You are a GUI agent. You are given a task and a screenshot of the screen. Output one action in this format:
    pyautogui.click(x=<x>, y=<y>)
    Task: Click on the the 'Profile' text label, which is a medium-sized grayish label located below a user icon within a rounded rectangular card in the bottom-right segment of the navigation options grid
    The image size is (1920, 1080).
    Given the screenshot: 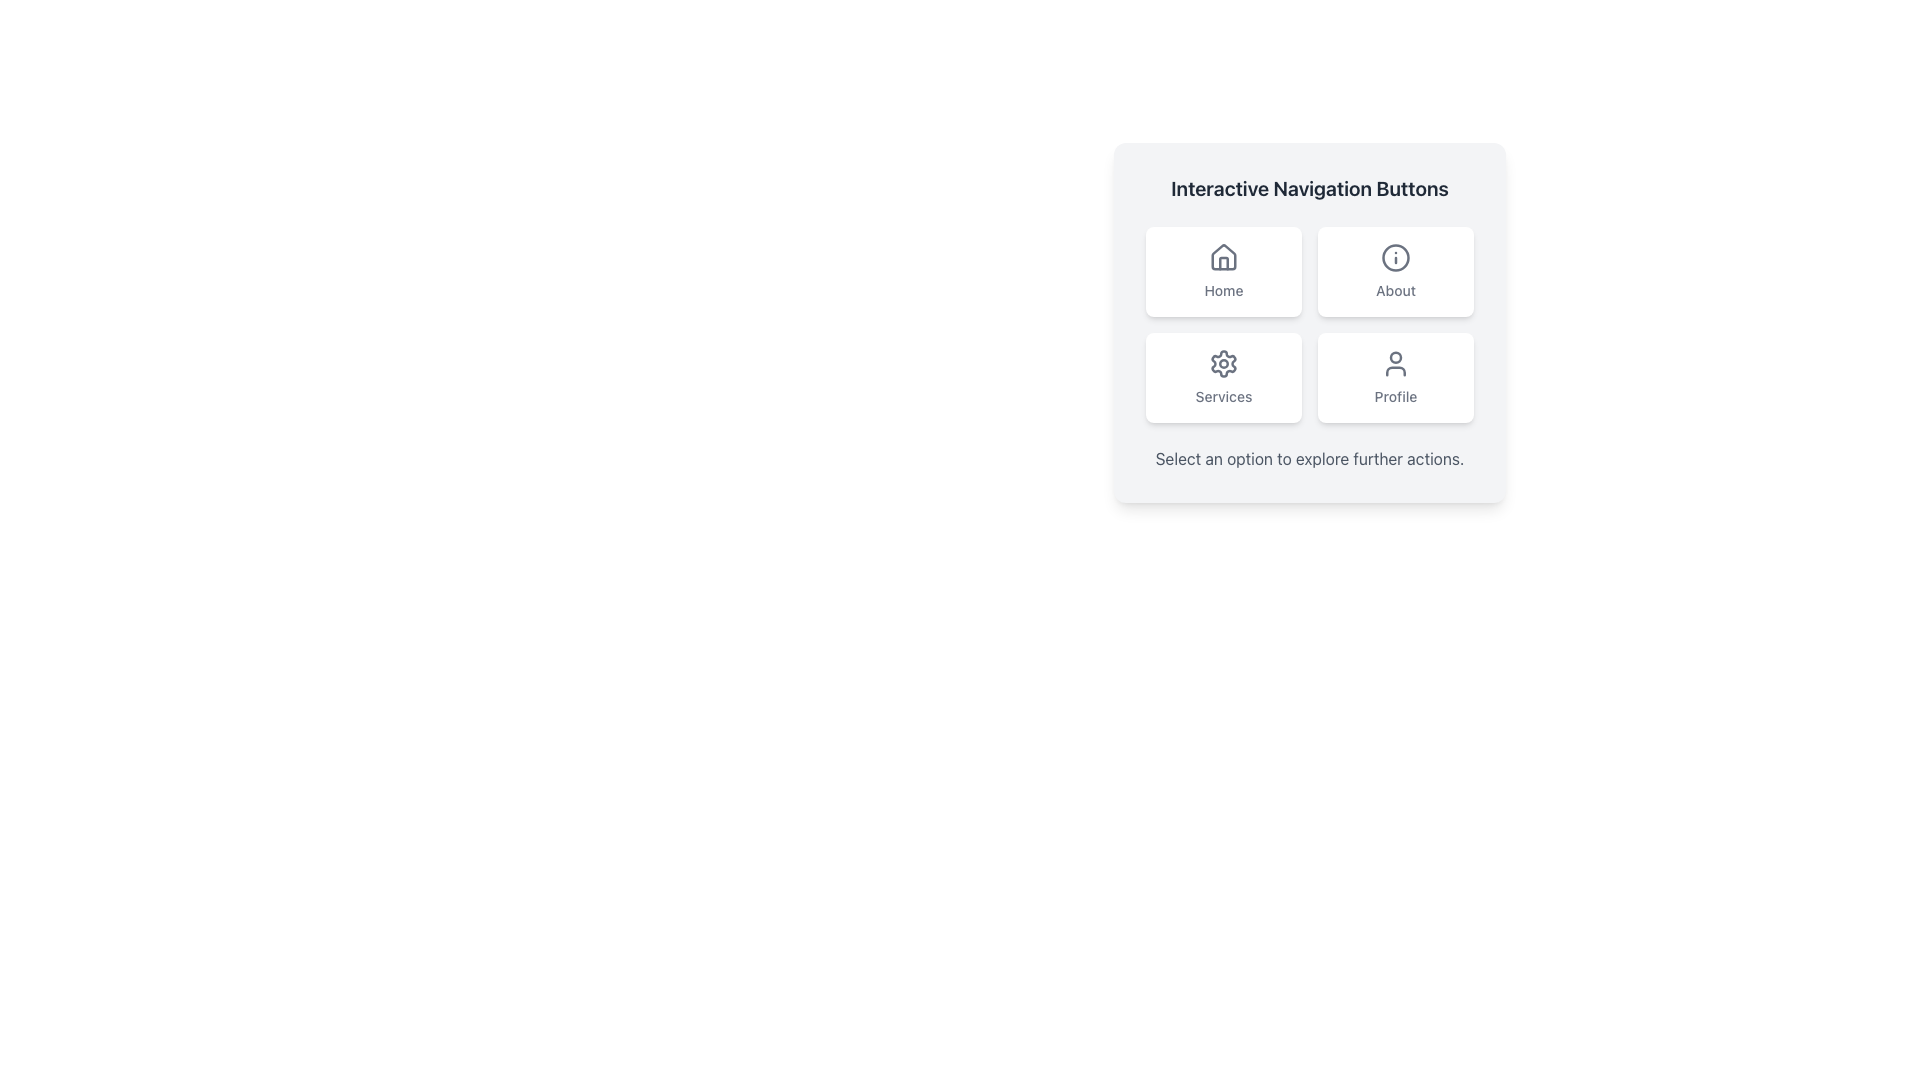 What is the action you would take?
    pyautogui.click(x=1395, y=397)
    